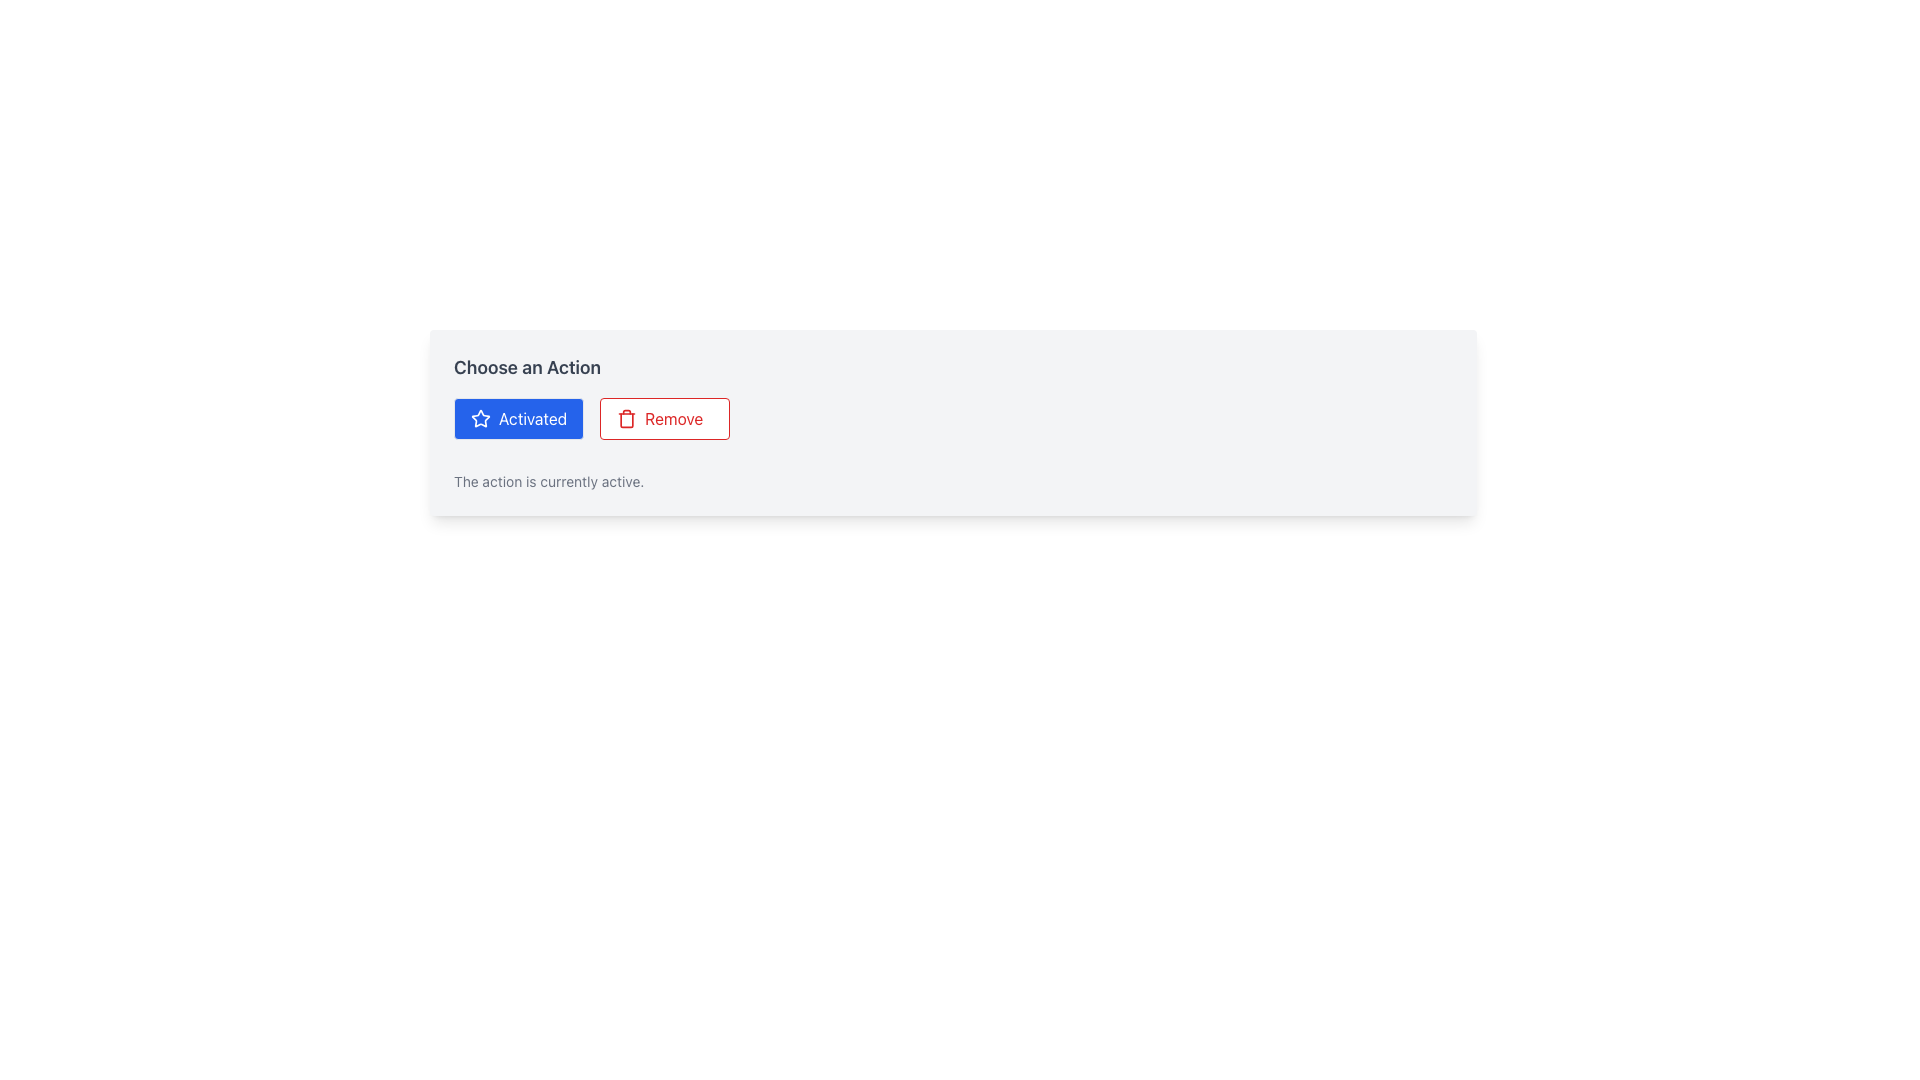 The image size is (1920, 1080). Describe the element at coordinates (527, 367) in the screenshot. I see `the 'Choose an Action' label, which is a bold, larger, sans-serif font in grey color, positioned at the top of its light-grey panel` at that location.